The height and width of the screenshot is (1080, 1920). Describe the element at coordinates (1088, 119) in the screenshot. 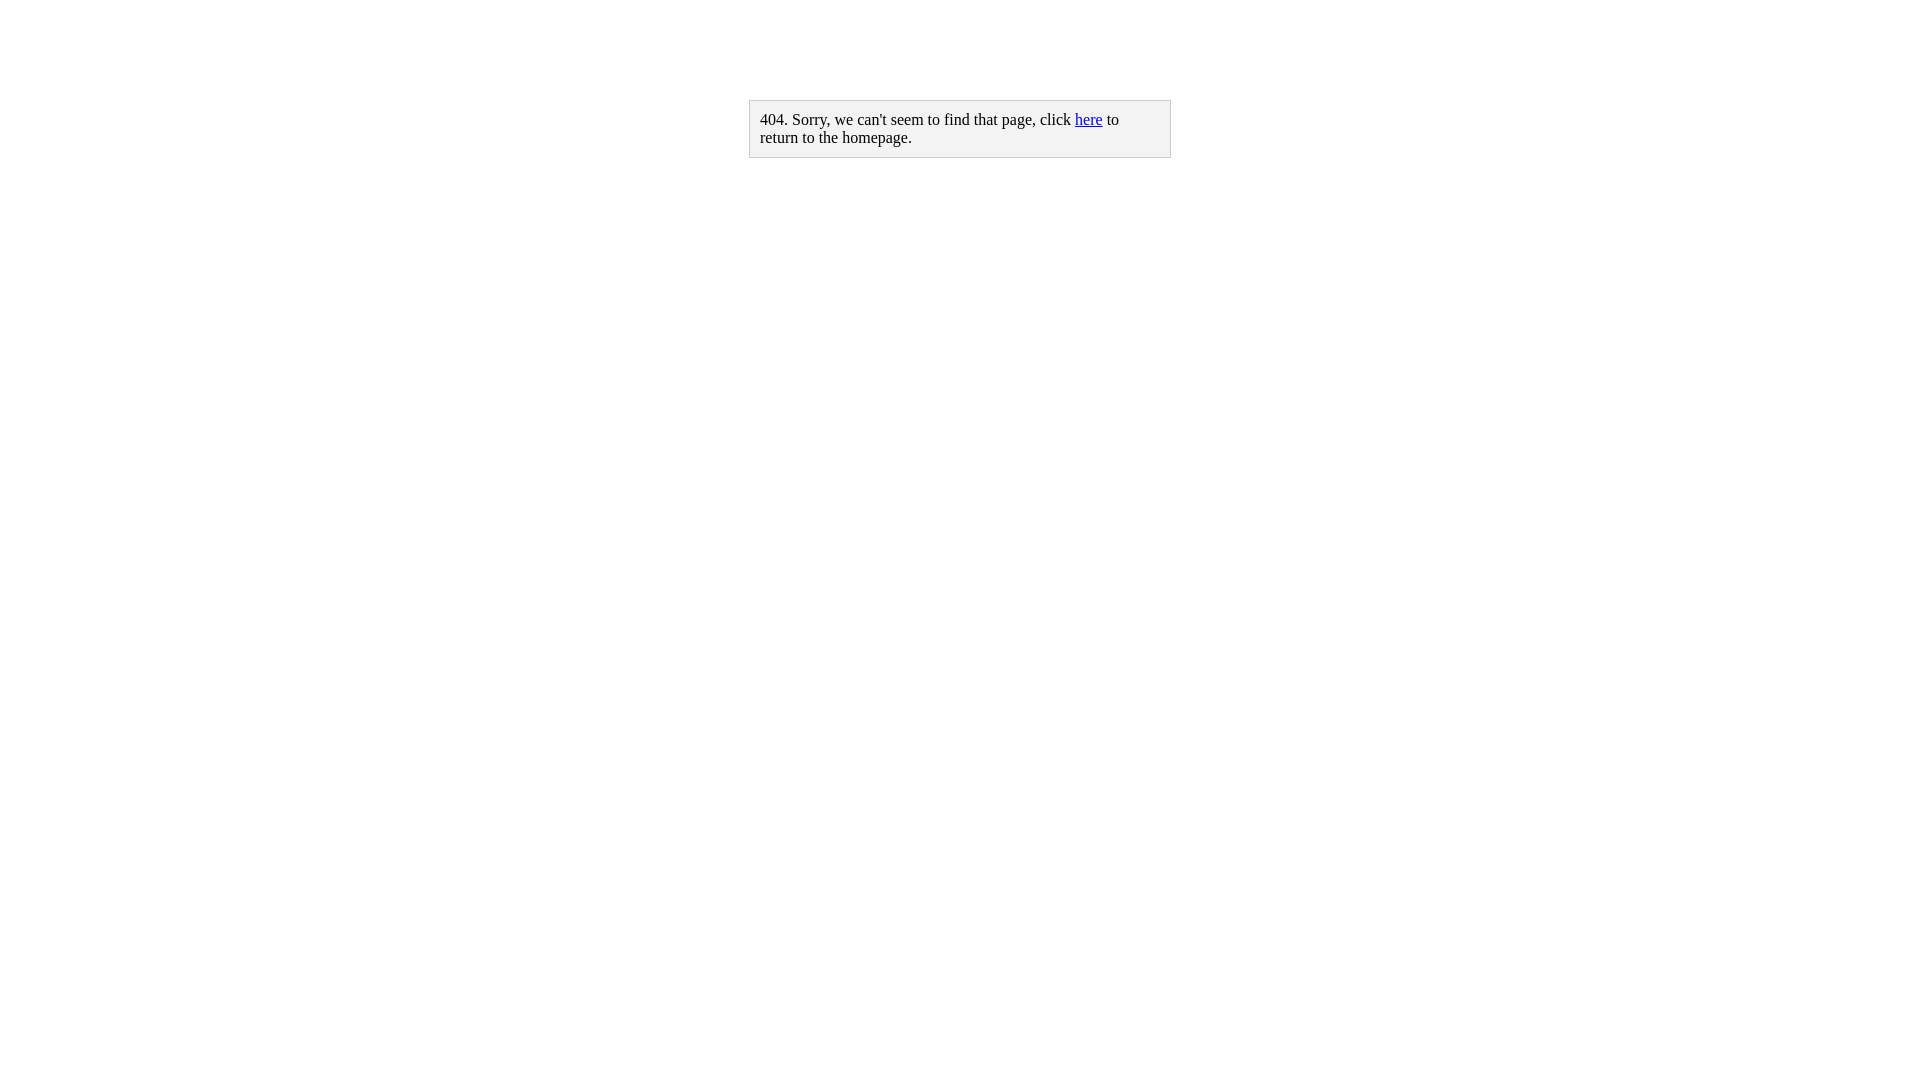

I see `'here'` at that location.